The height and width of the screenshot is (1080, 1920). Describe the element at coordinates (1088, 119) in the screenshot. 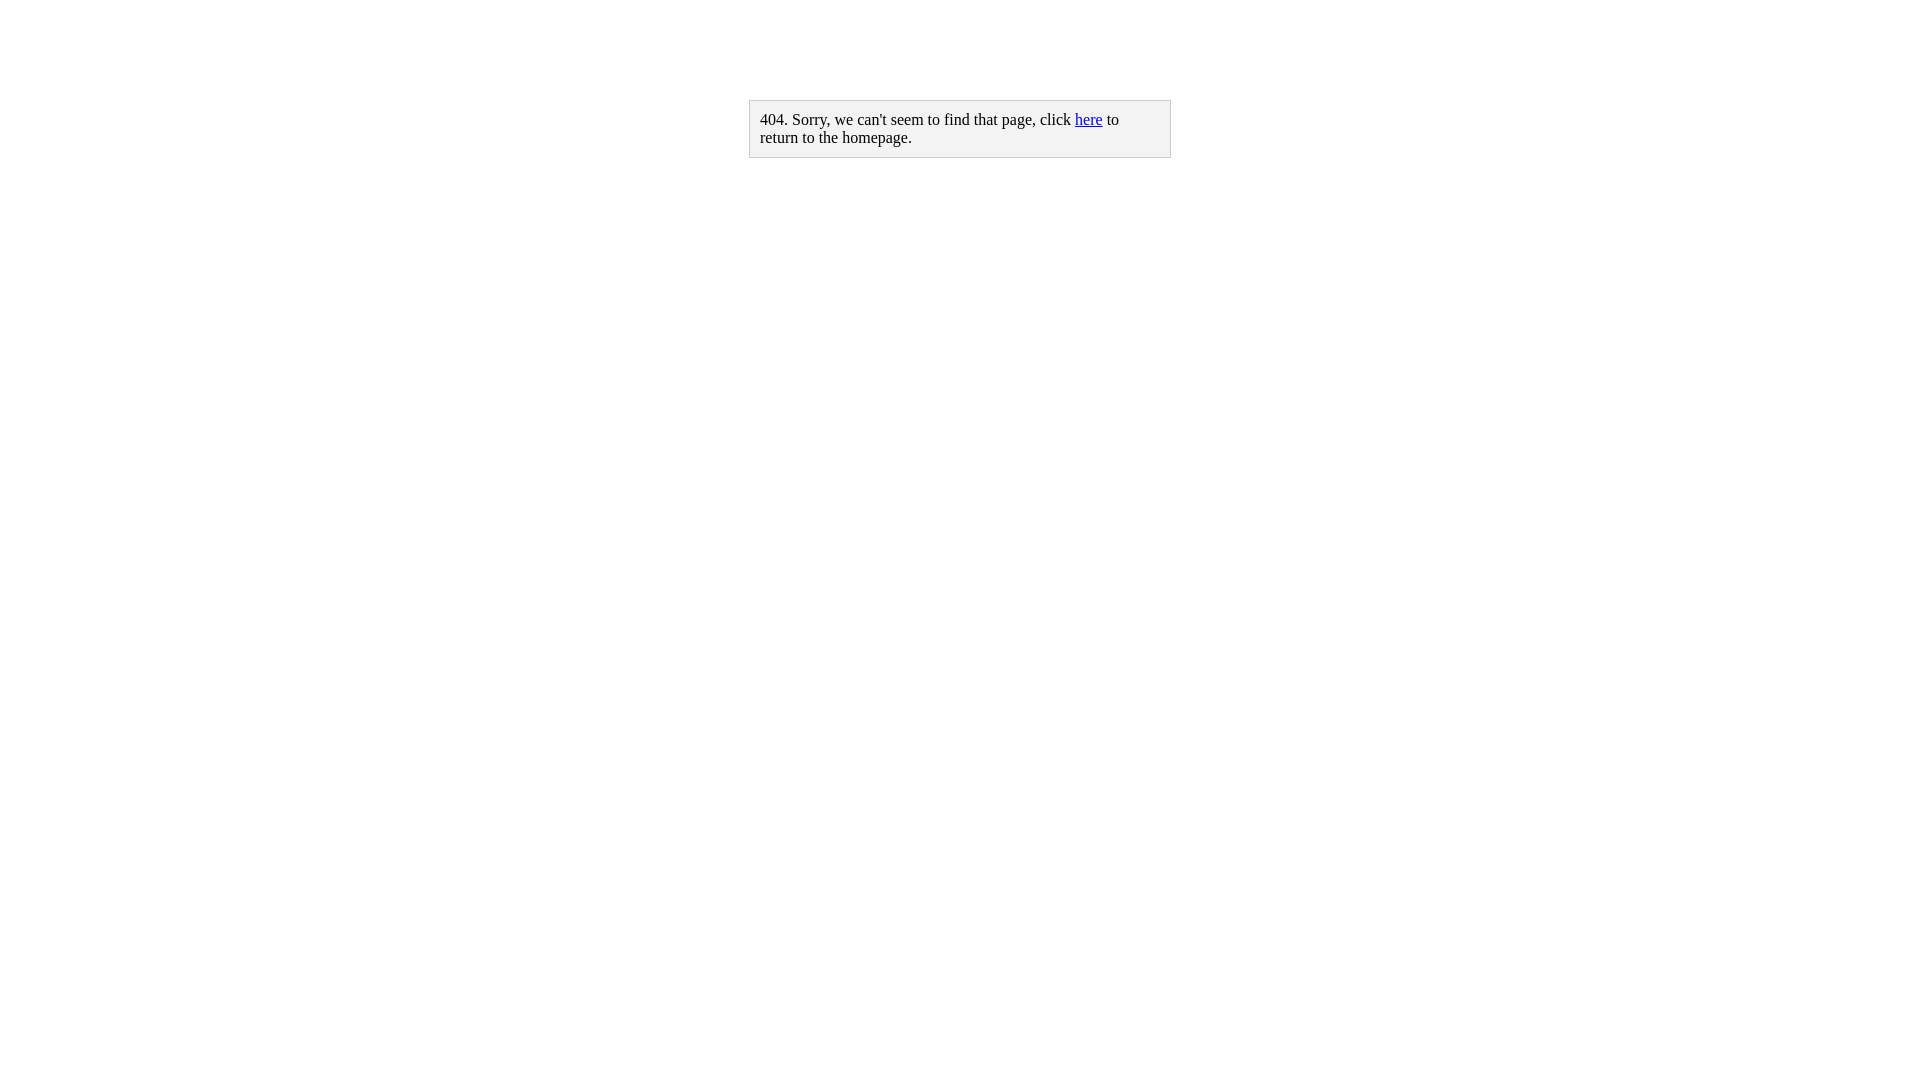

I see `'here'` at that location.